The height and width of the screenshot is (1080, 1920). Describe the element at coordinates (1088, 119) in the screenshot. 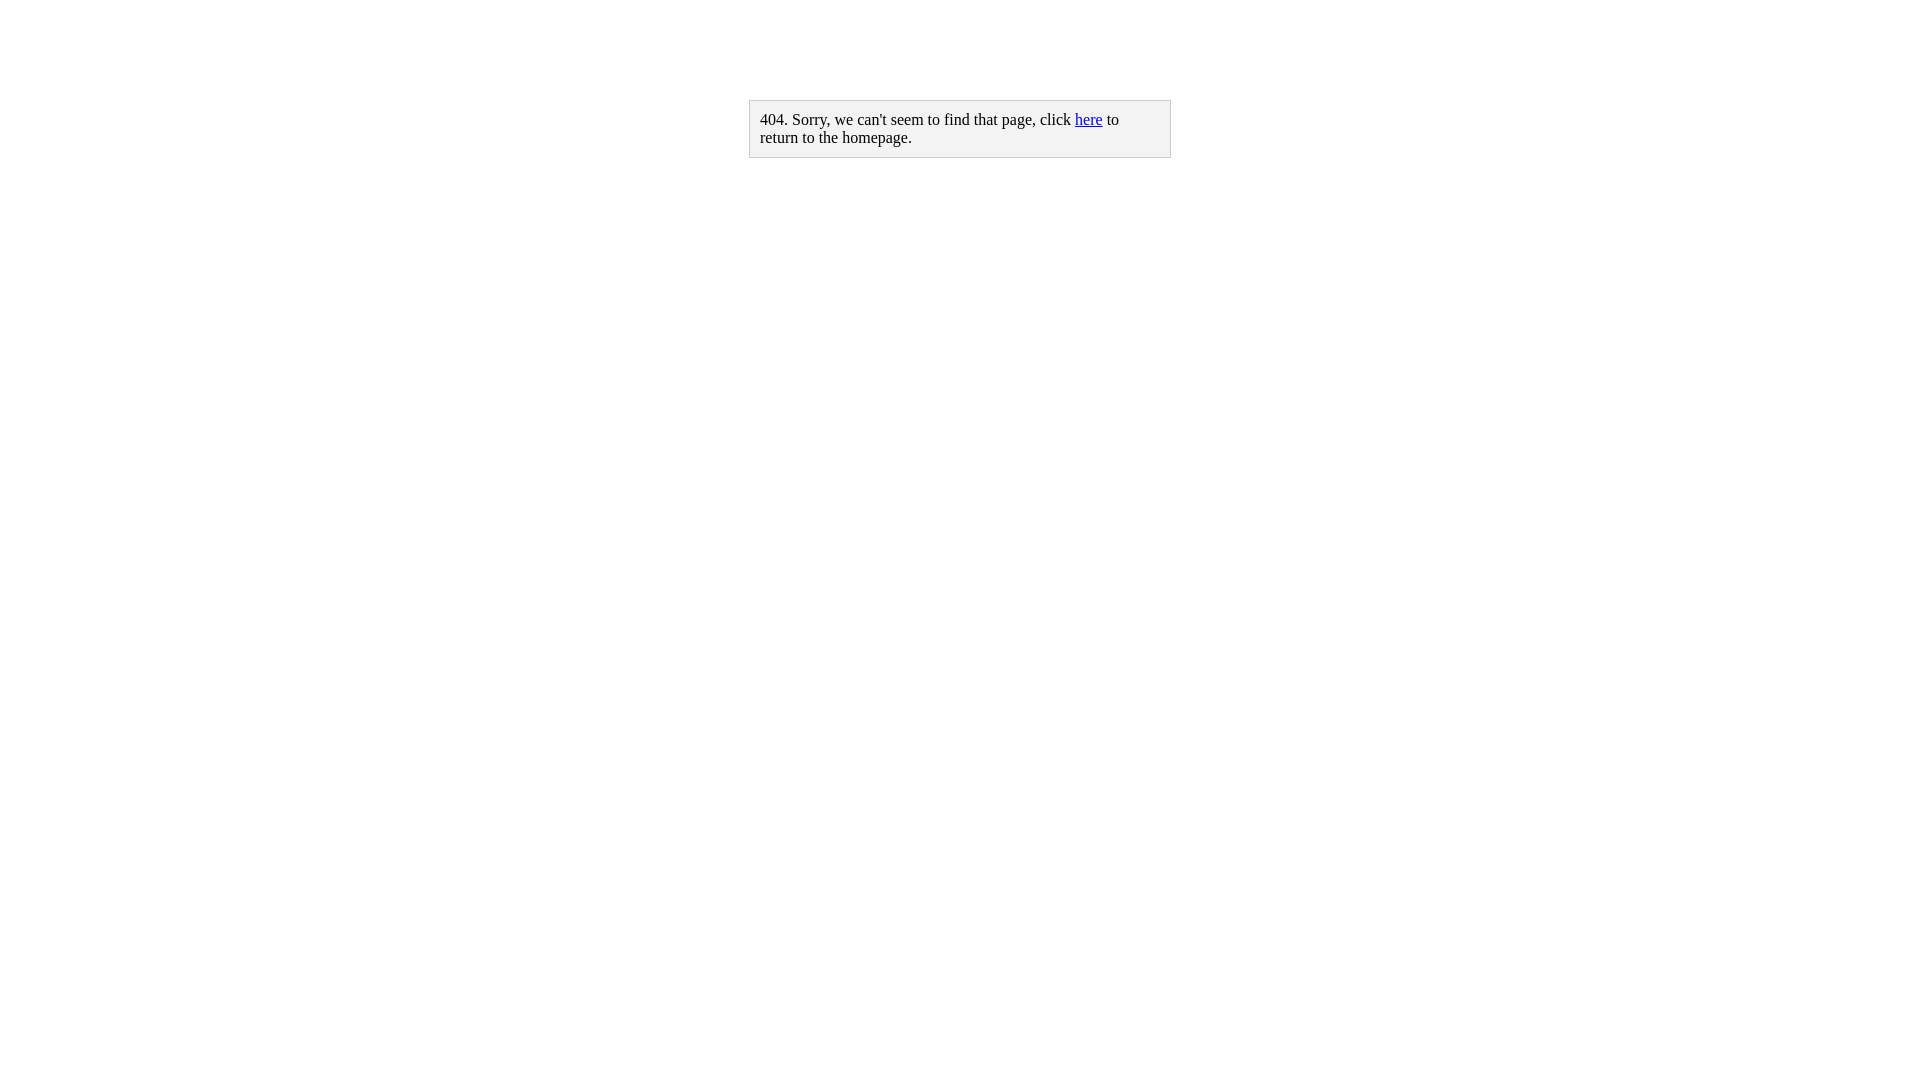

I see `'here'` at that location.